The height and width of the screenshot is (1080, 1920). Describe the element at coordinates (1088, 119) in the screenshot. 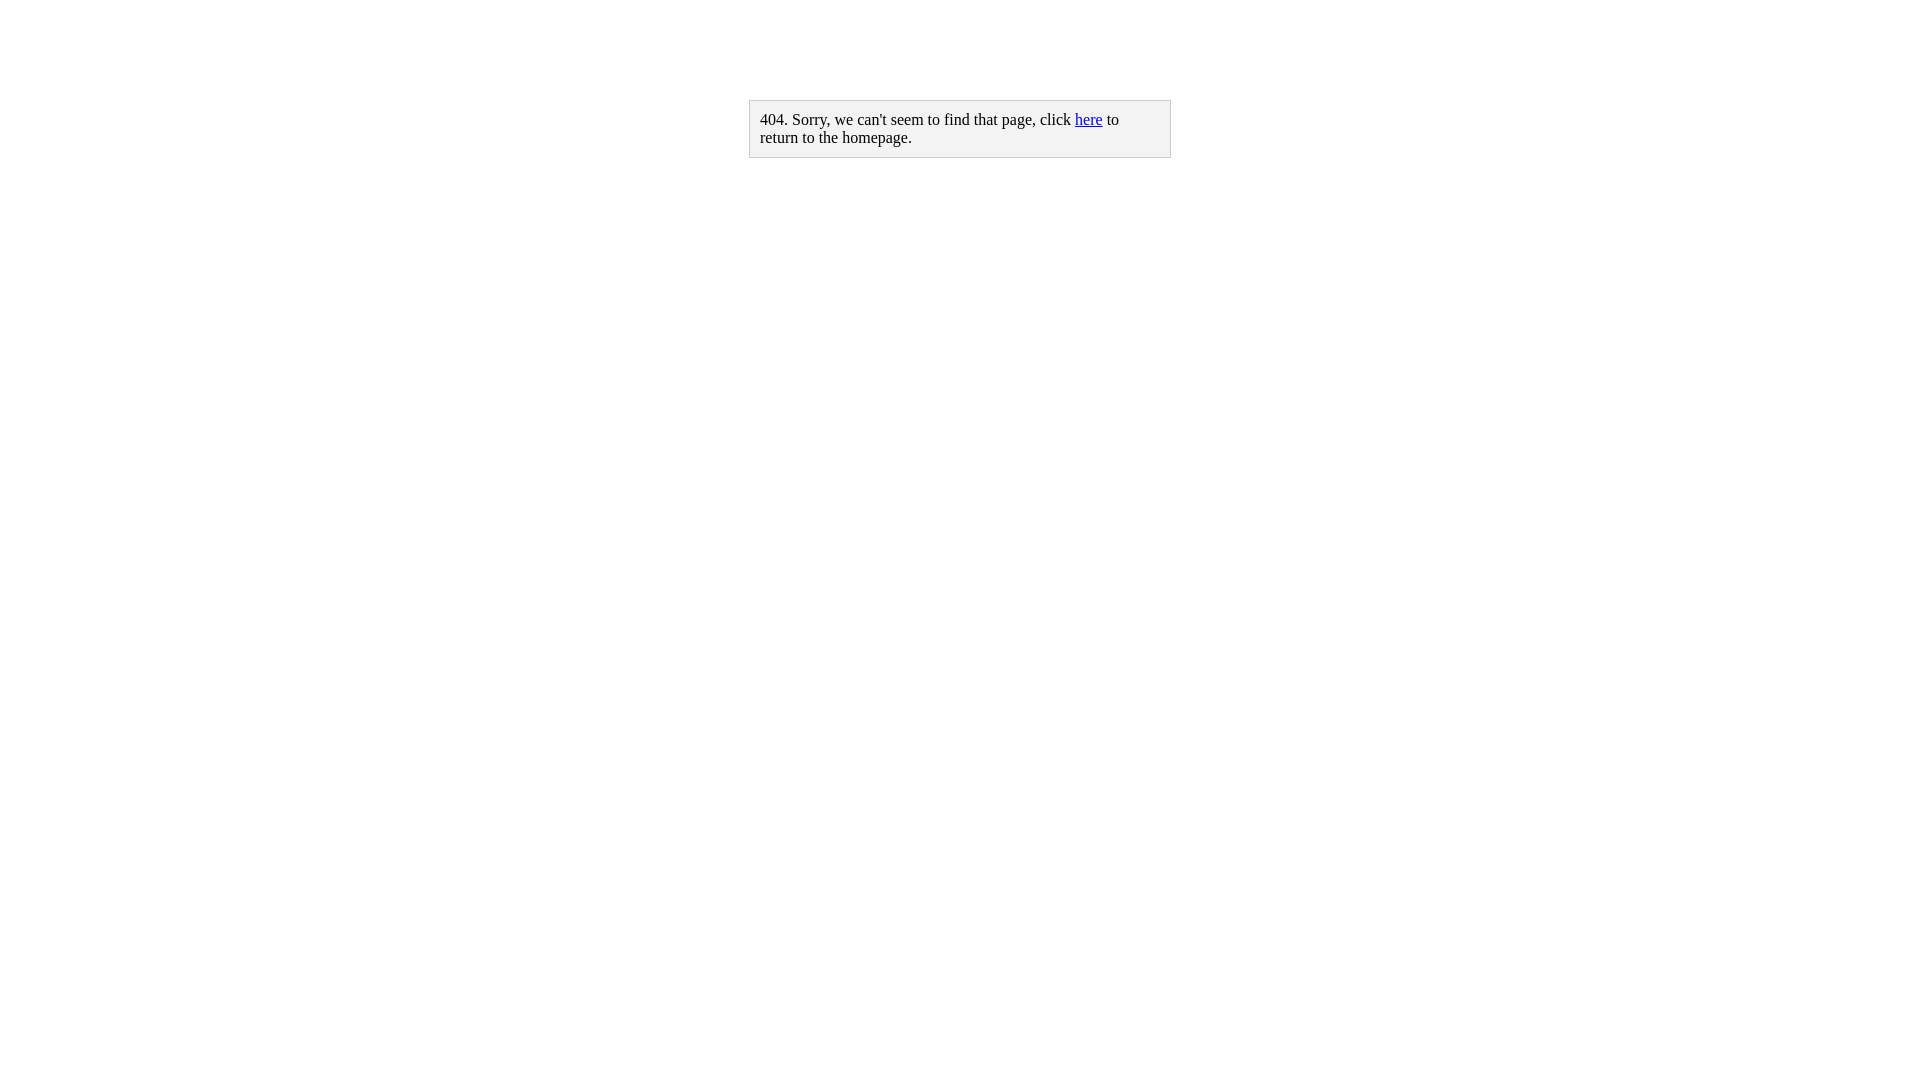

I see `'here'` at that location.